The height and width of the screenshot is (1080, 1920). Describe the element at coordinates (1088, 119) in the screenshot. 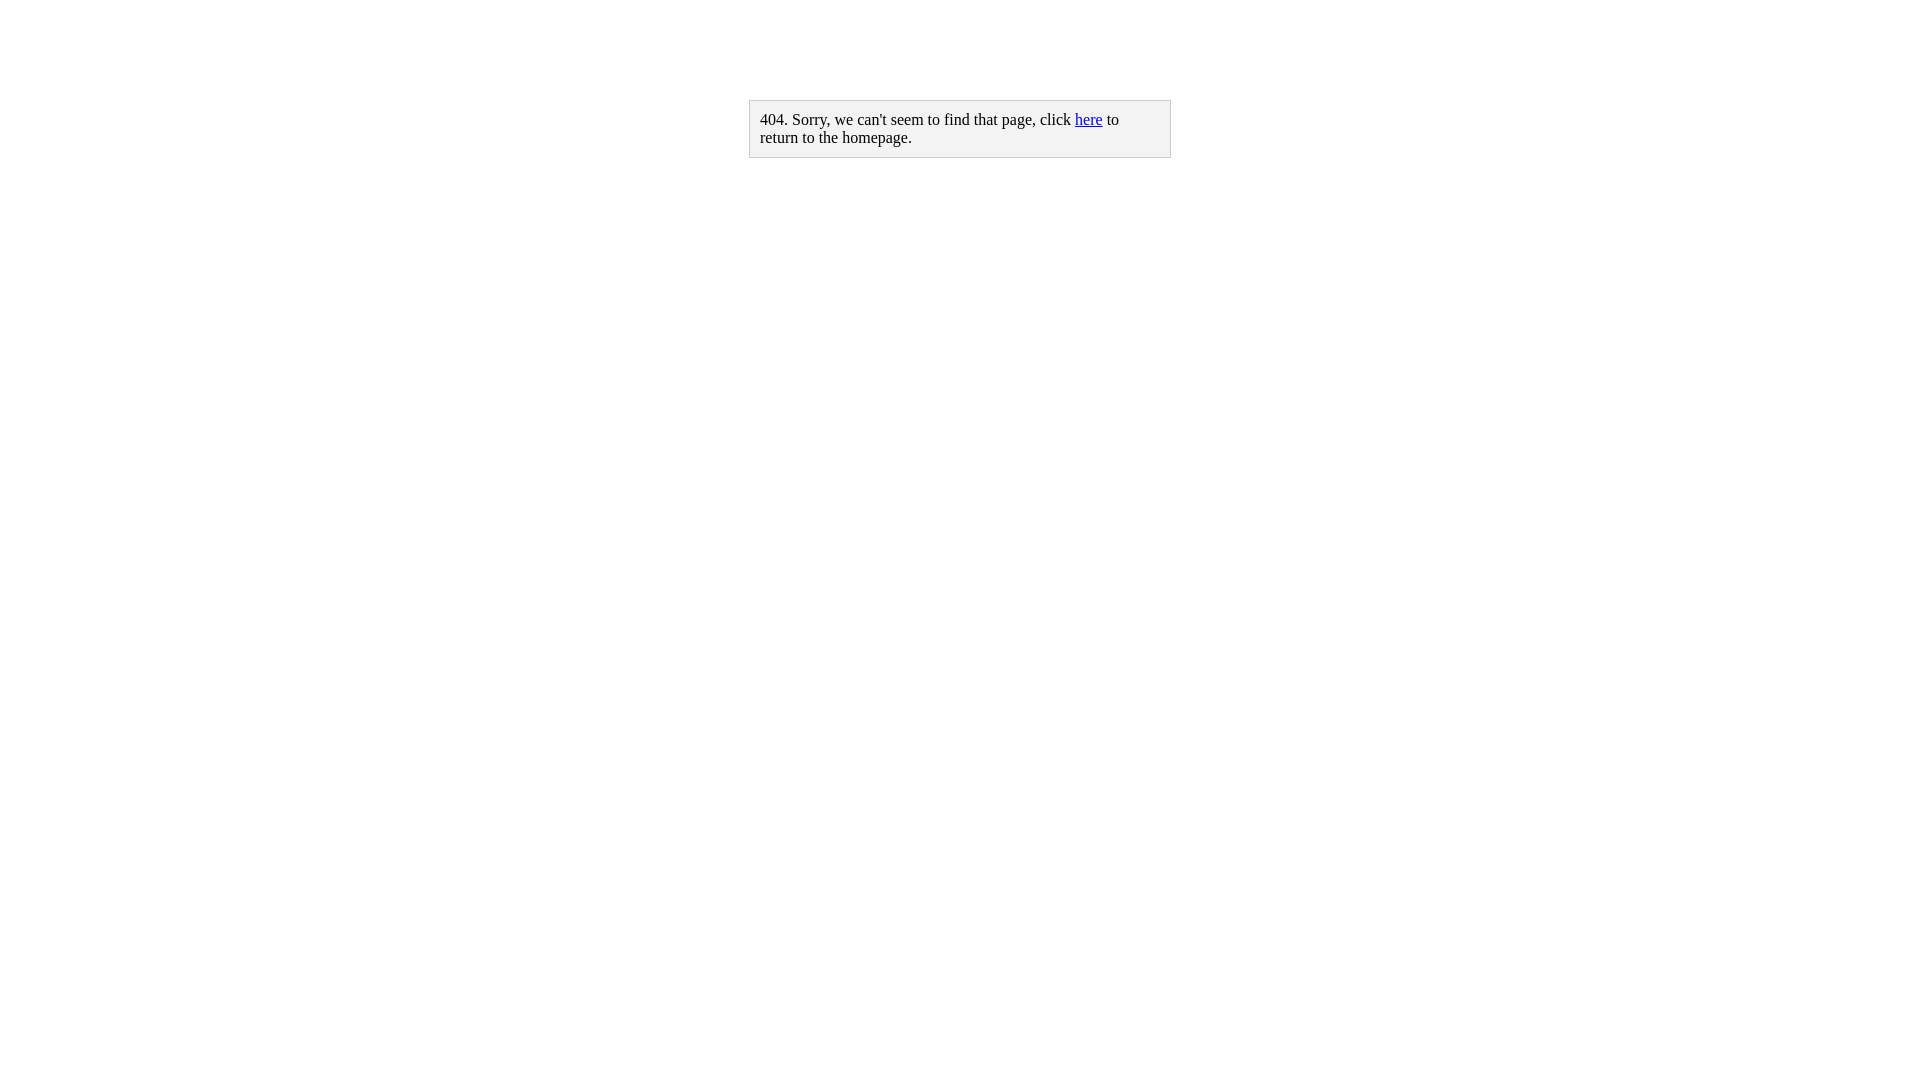

I see `'here'` at that location.